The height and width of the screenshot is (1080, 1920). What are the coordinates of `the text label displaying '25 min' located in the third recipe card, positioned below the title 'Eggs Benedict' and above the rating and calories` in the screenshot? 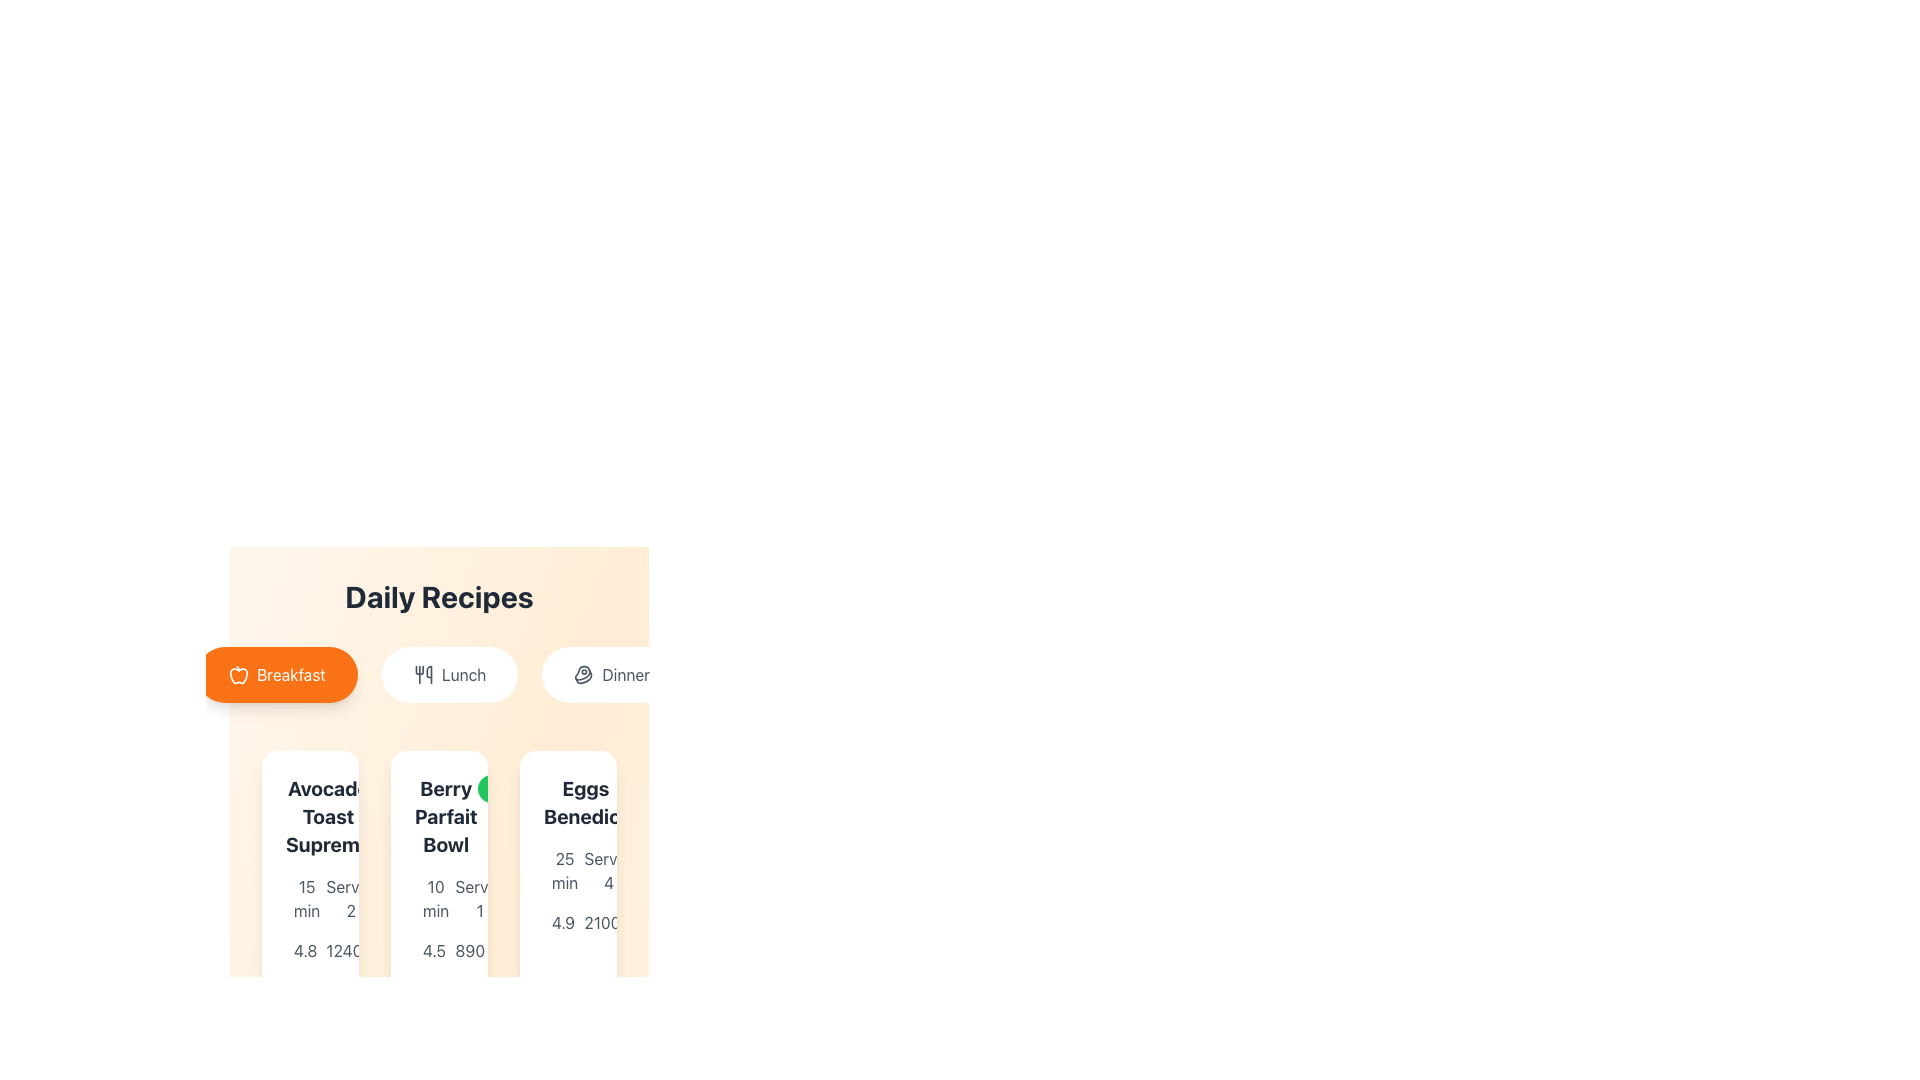 It's located at (564, 870).